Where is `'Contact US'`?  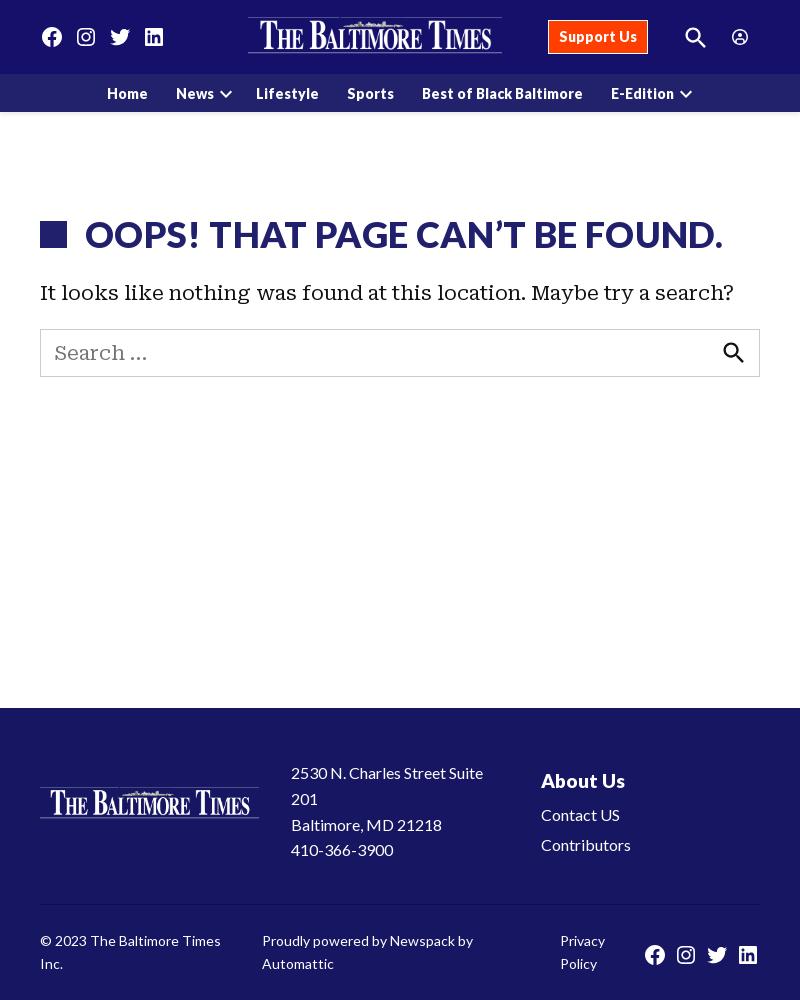 'Contact US' is located at coordinates (579, 812).